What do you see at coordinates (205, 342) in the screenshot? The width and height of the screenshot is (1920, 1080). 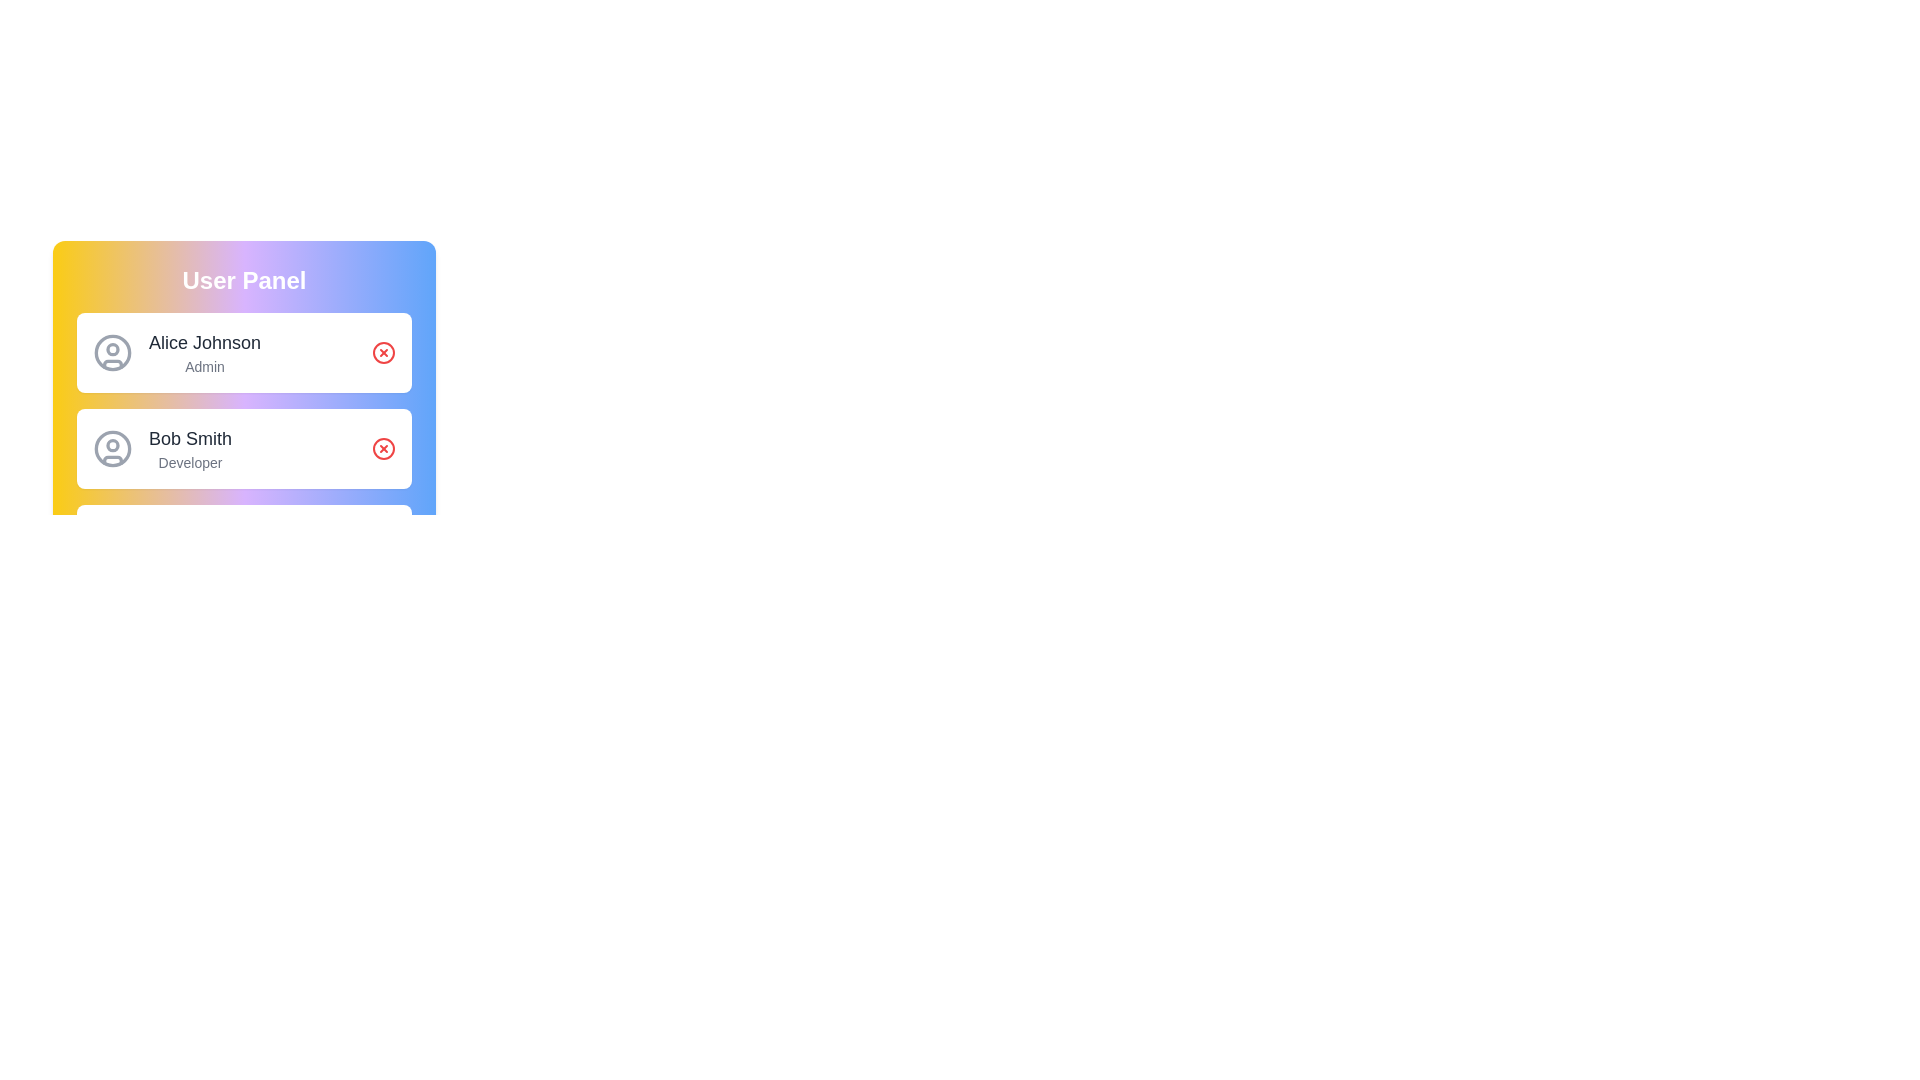 I see `text content of the element displaying 'Alice Johnson', which serves as a name label in the user panel, positioned above the 'Admin' designation` at bounding box center [205, 342].